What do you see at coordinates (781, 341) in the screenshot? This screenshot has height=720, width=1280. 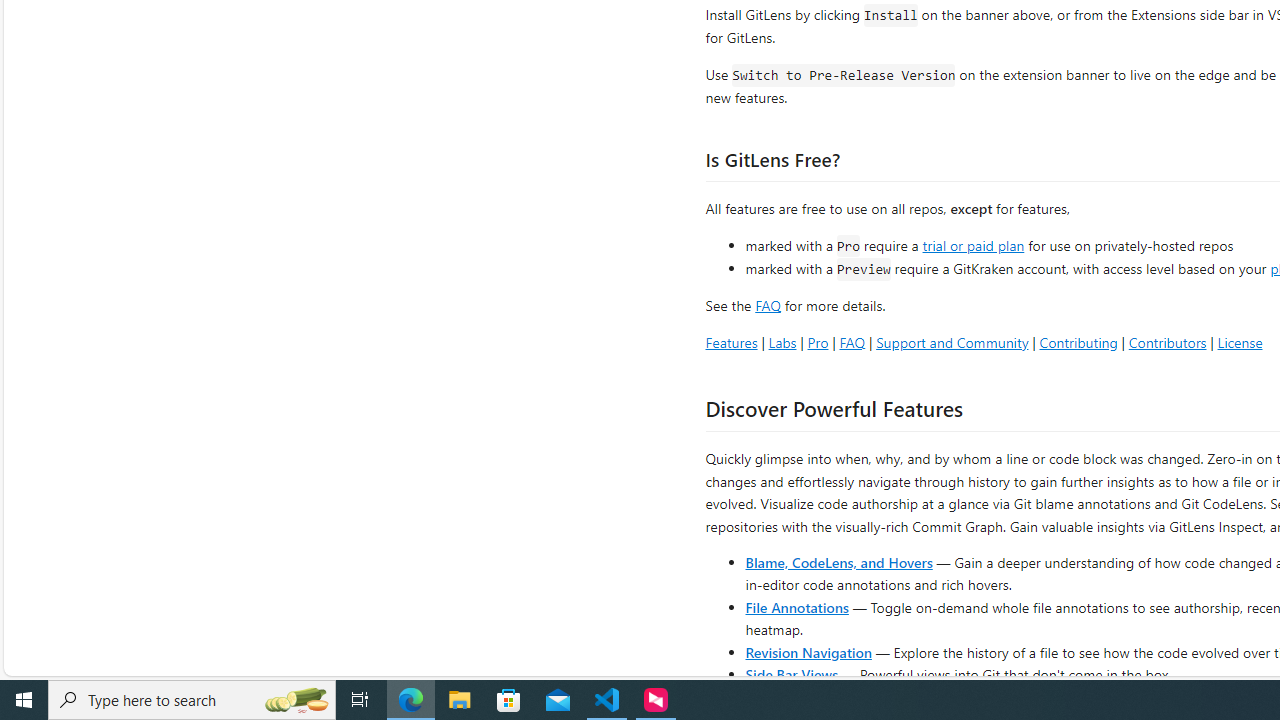 I see `'Labs'` at bounding box center [781, 341].